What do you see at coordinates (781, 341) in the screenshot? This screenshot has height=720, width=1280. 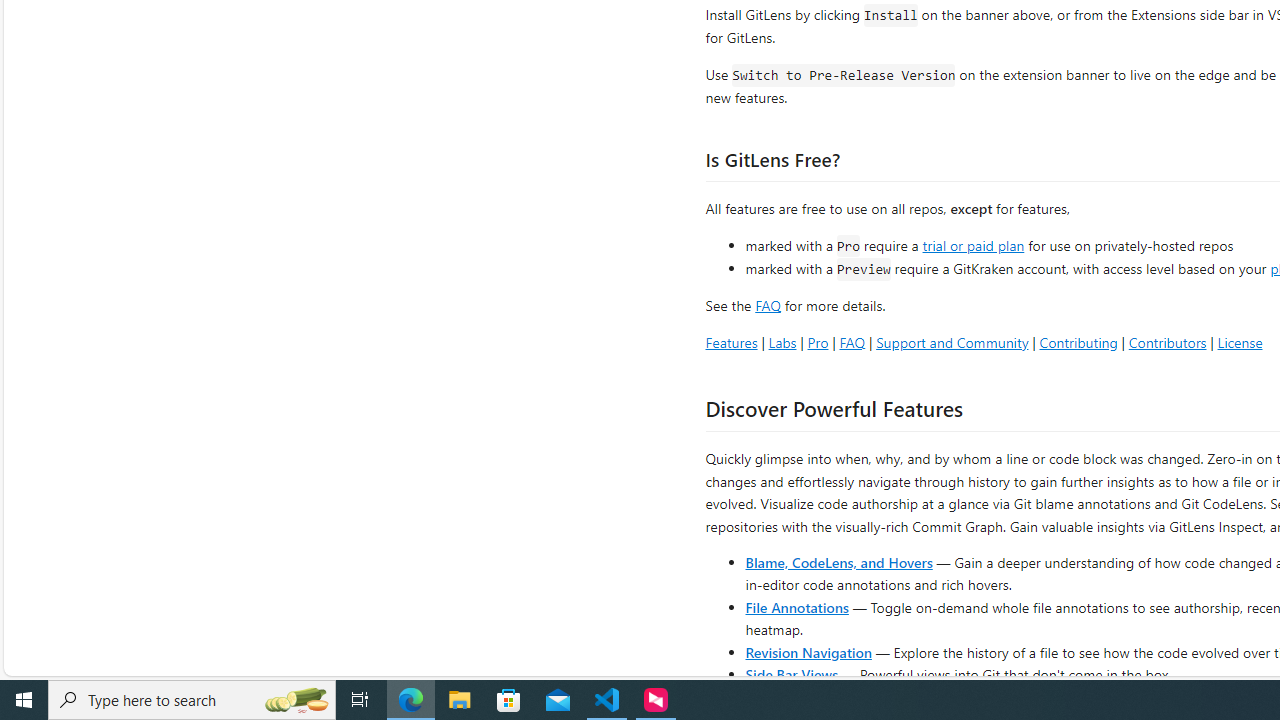 I see `'Labs'` at bounding box center [781, 341].